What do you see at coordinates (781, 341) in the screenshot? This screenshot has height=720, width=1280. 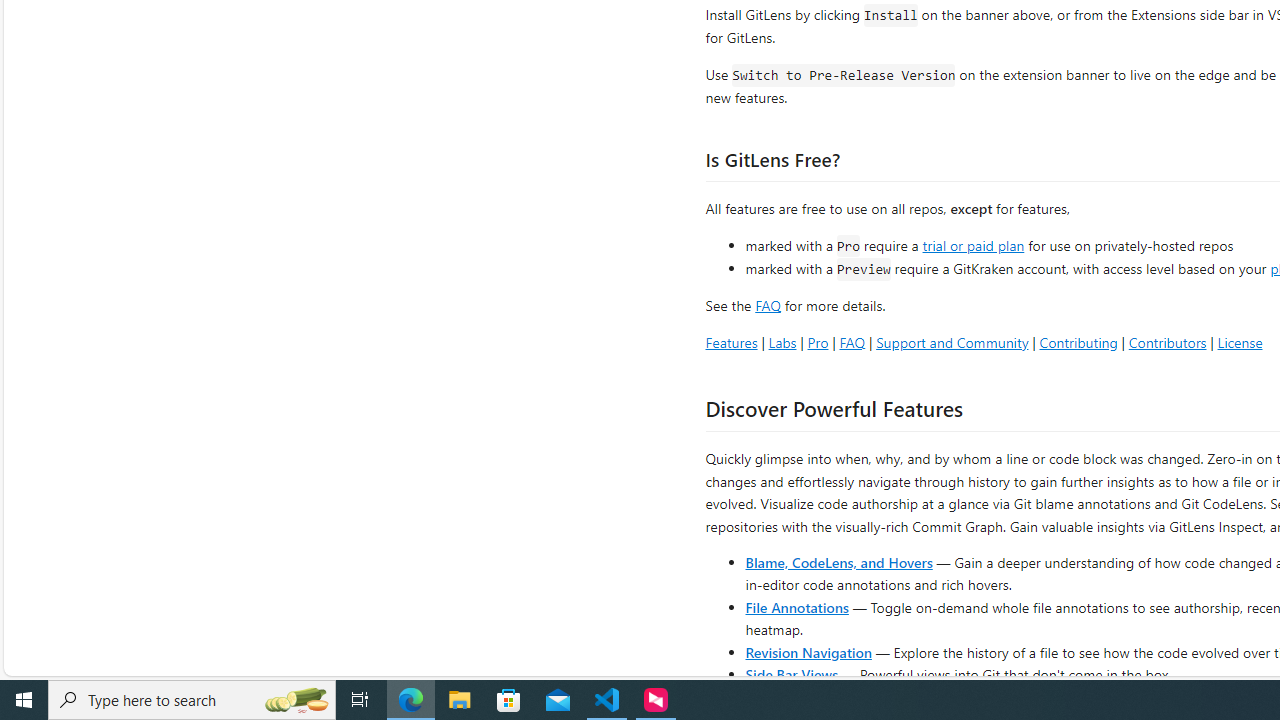 I see `'Labs'` at bounding box center [781, 341].